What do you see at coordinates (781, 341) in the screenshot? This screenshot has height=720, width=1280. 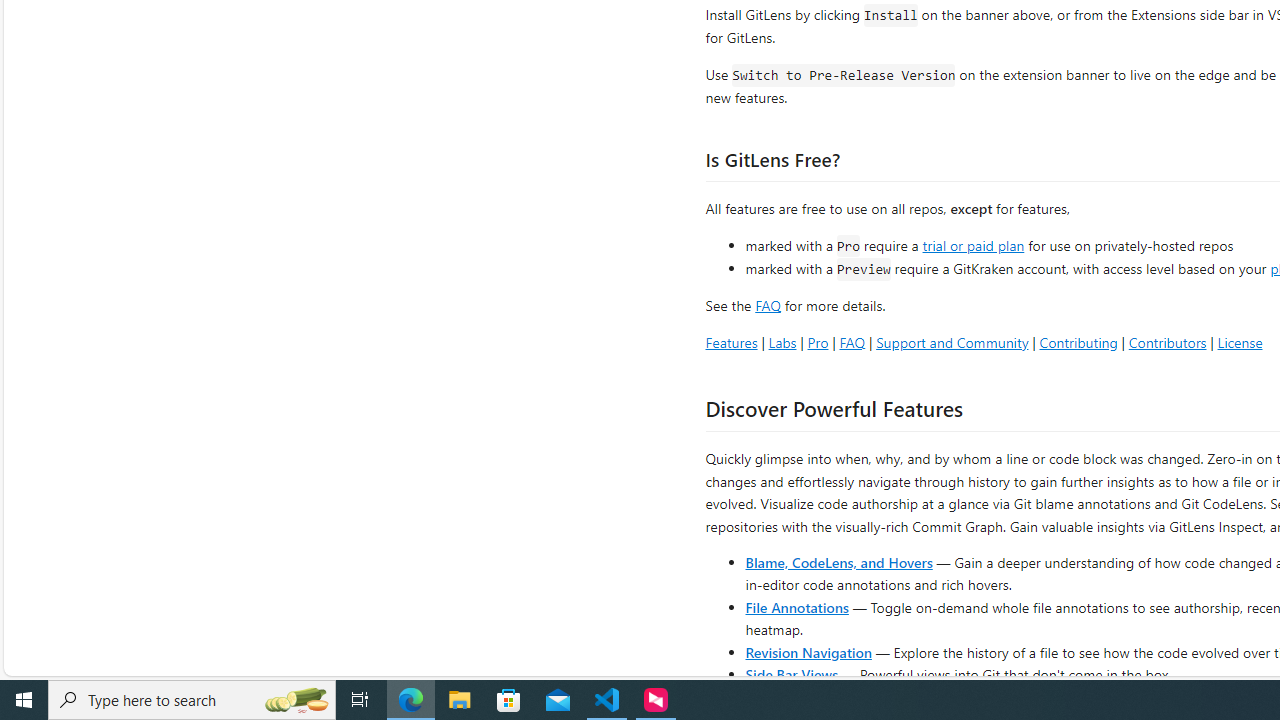 I see `'Labs'` at bounding box center [781, 341].